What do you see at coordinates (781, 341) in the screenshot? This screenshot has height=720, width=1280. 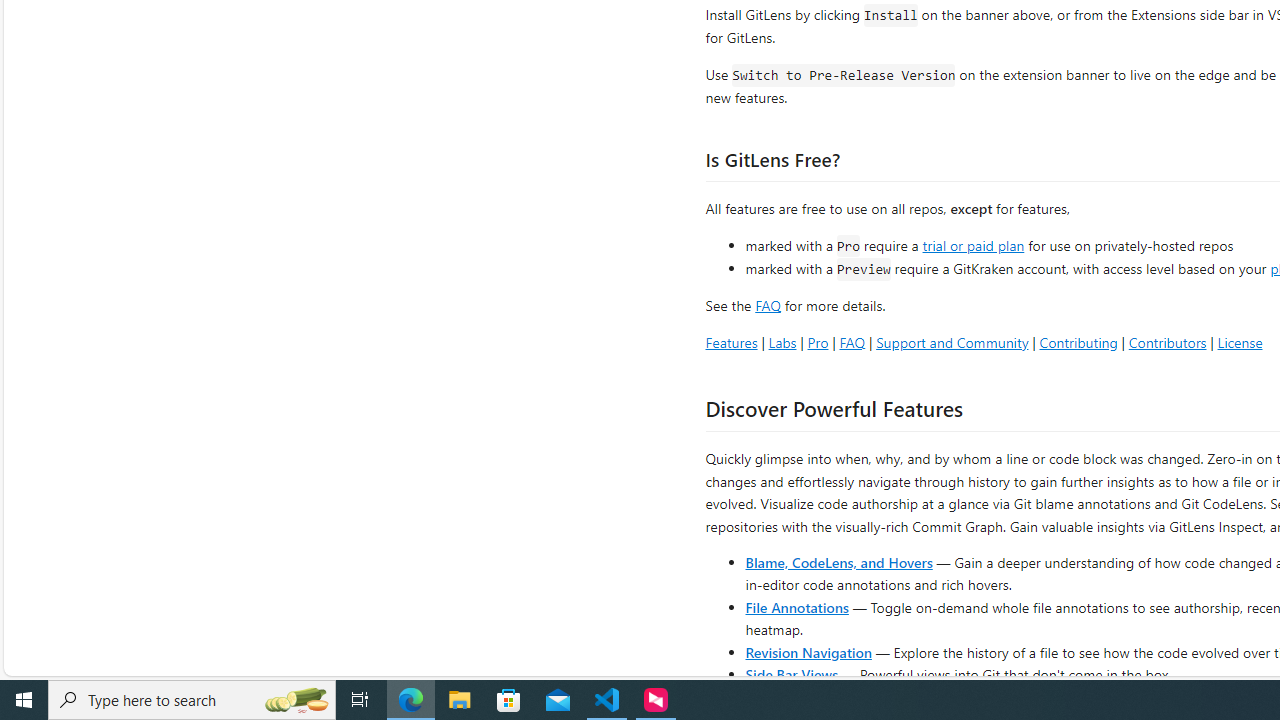 I see `'Labs'` at bounding box center [781, 341].